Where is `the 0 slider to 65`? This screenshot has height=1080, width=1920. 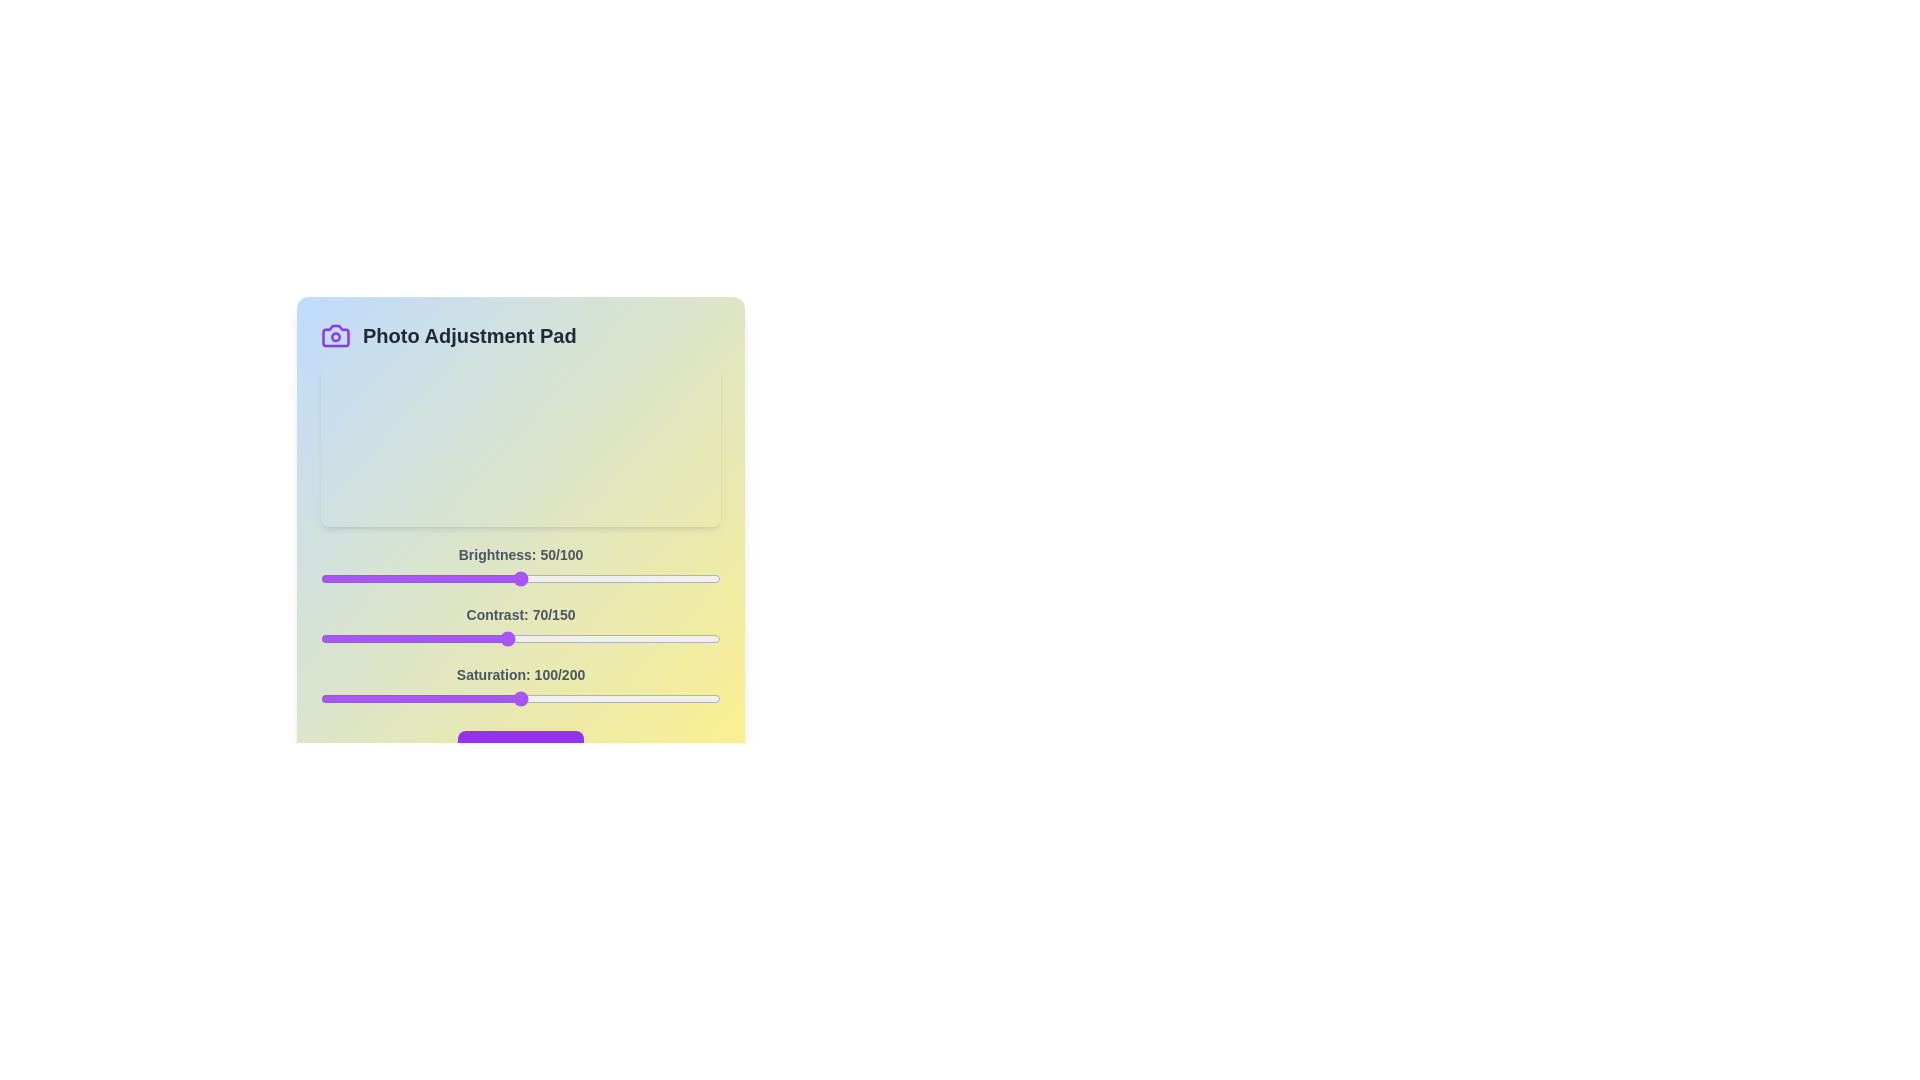 the 0 slider to 65 is located at coordinates (579, 578).